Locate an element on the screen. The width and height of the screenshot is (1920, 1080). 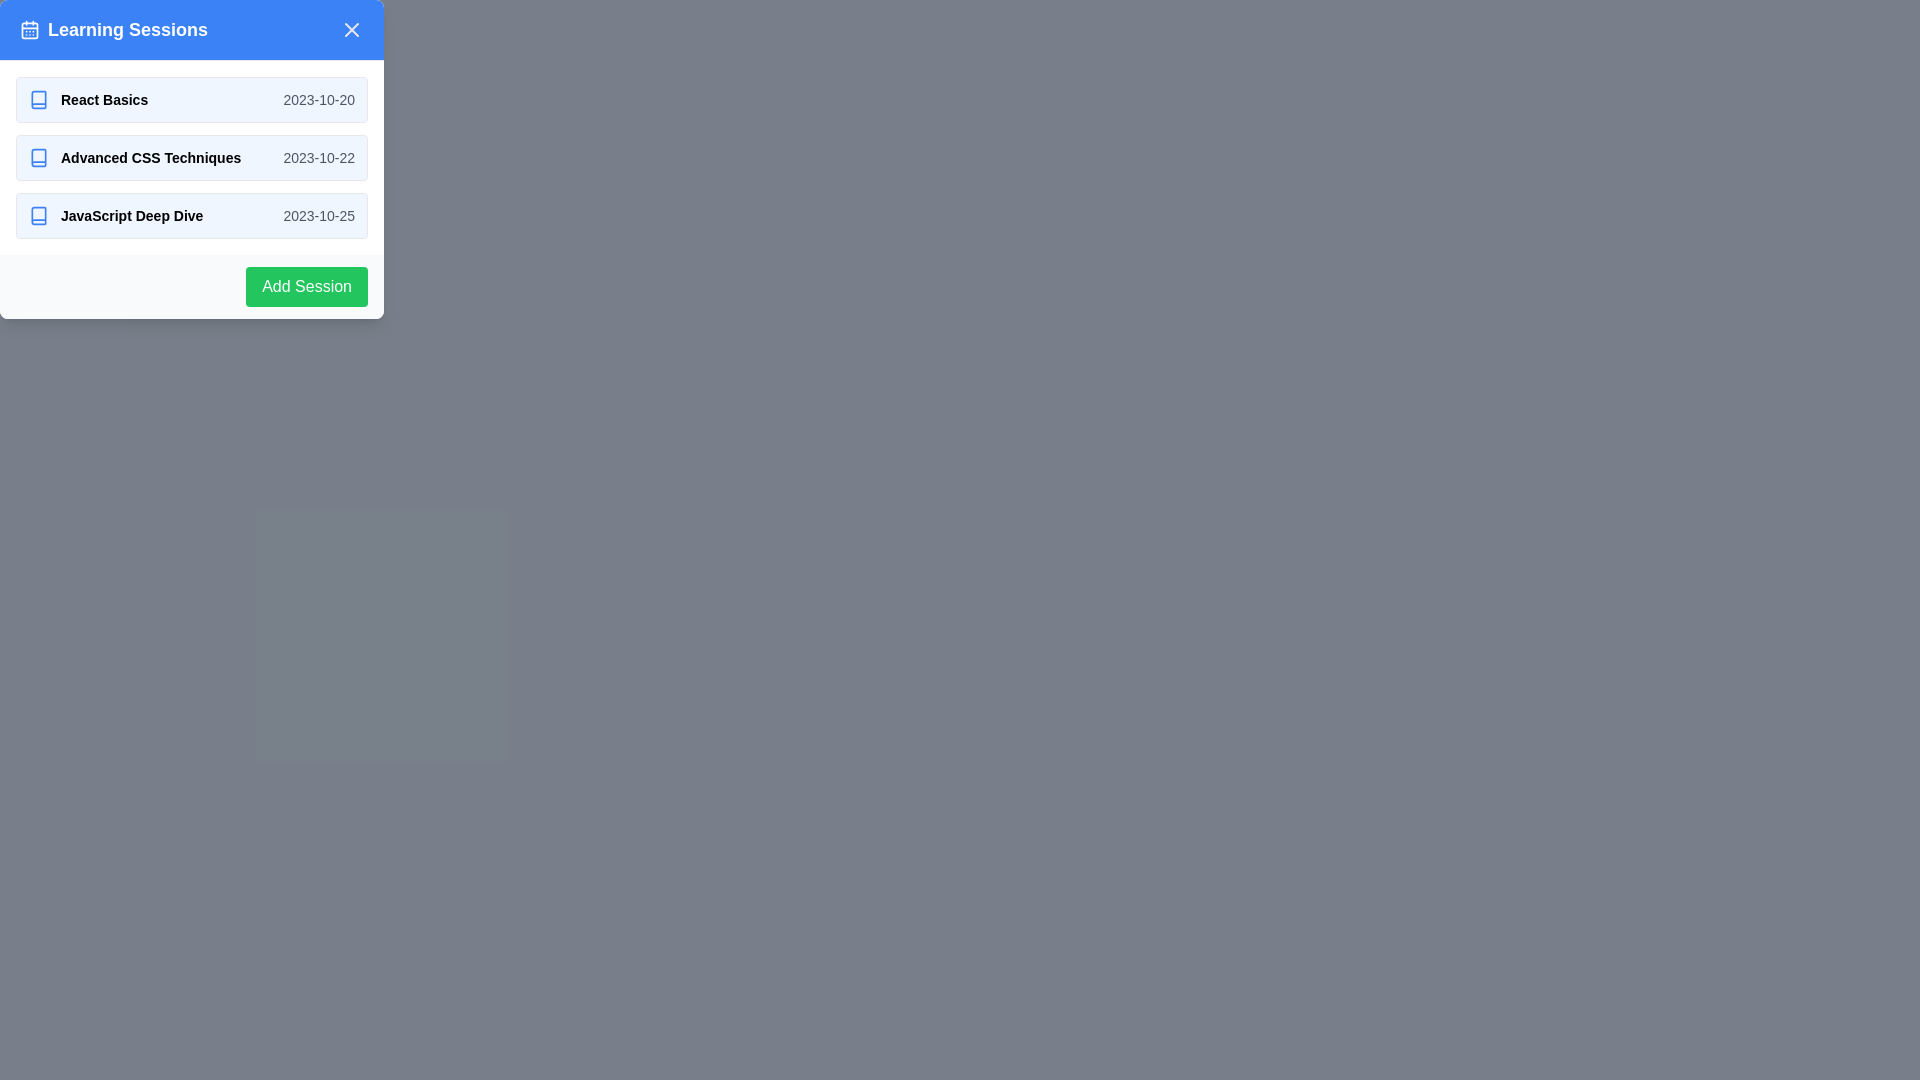
the 'React Basics' session icon (SVG) which serves as a visual marker for quick identification of the session is located at coordinates (38, 100).